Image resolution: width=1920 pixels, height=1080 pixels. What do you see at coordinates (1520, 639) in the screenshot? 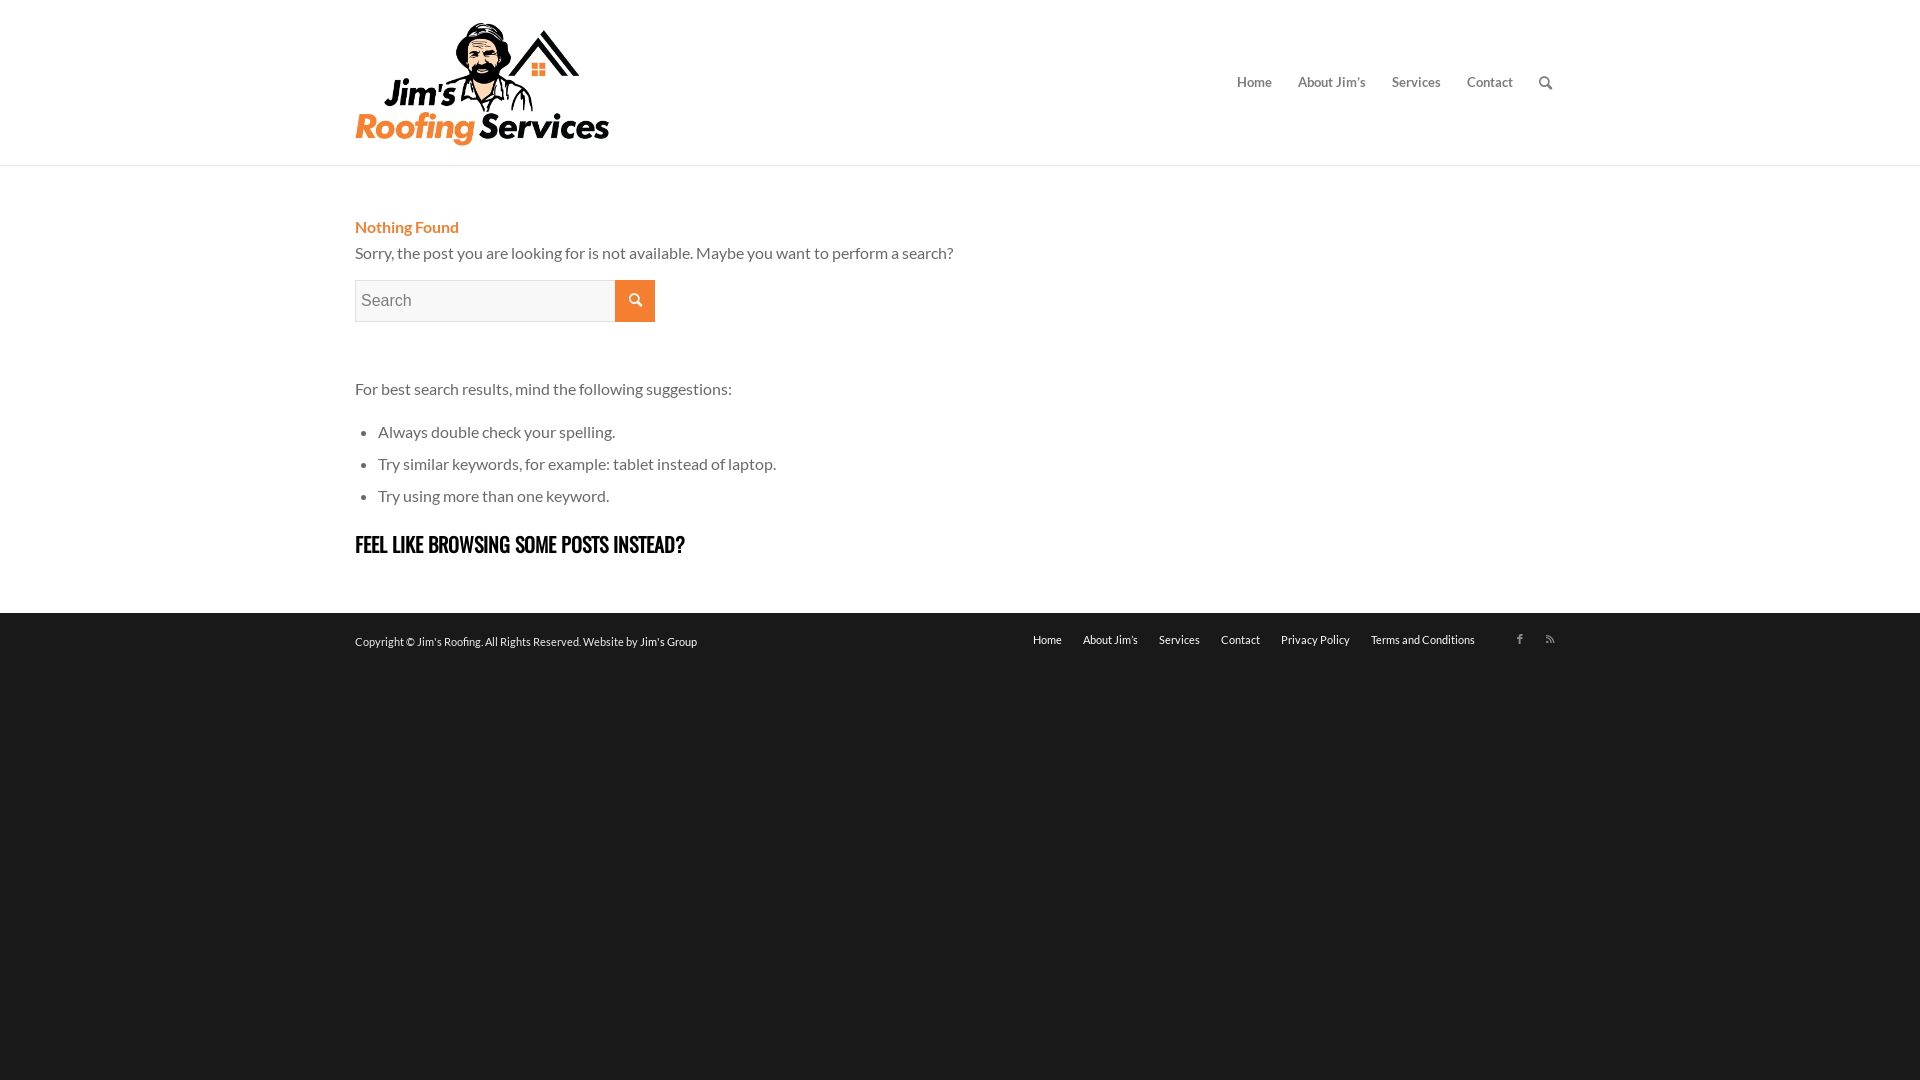
I see `'Facebook'` at bounding box center [1520, 639].